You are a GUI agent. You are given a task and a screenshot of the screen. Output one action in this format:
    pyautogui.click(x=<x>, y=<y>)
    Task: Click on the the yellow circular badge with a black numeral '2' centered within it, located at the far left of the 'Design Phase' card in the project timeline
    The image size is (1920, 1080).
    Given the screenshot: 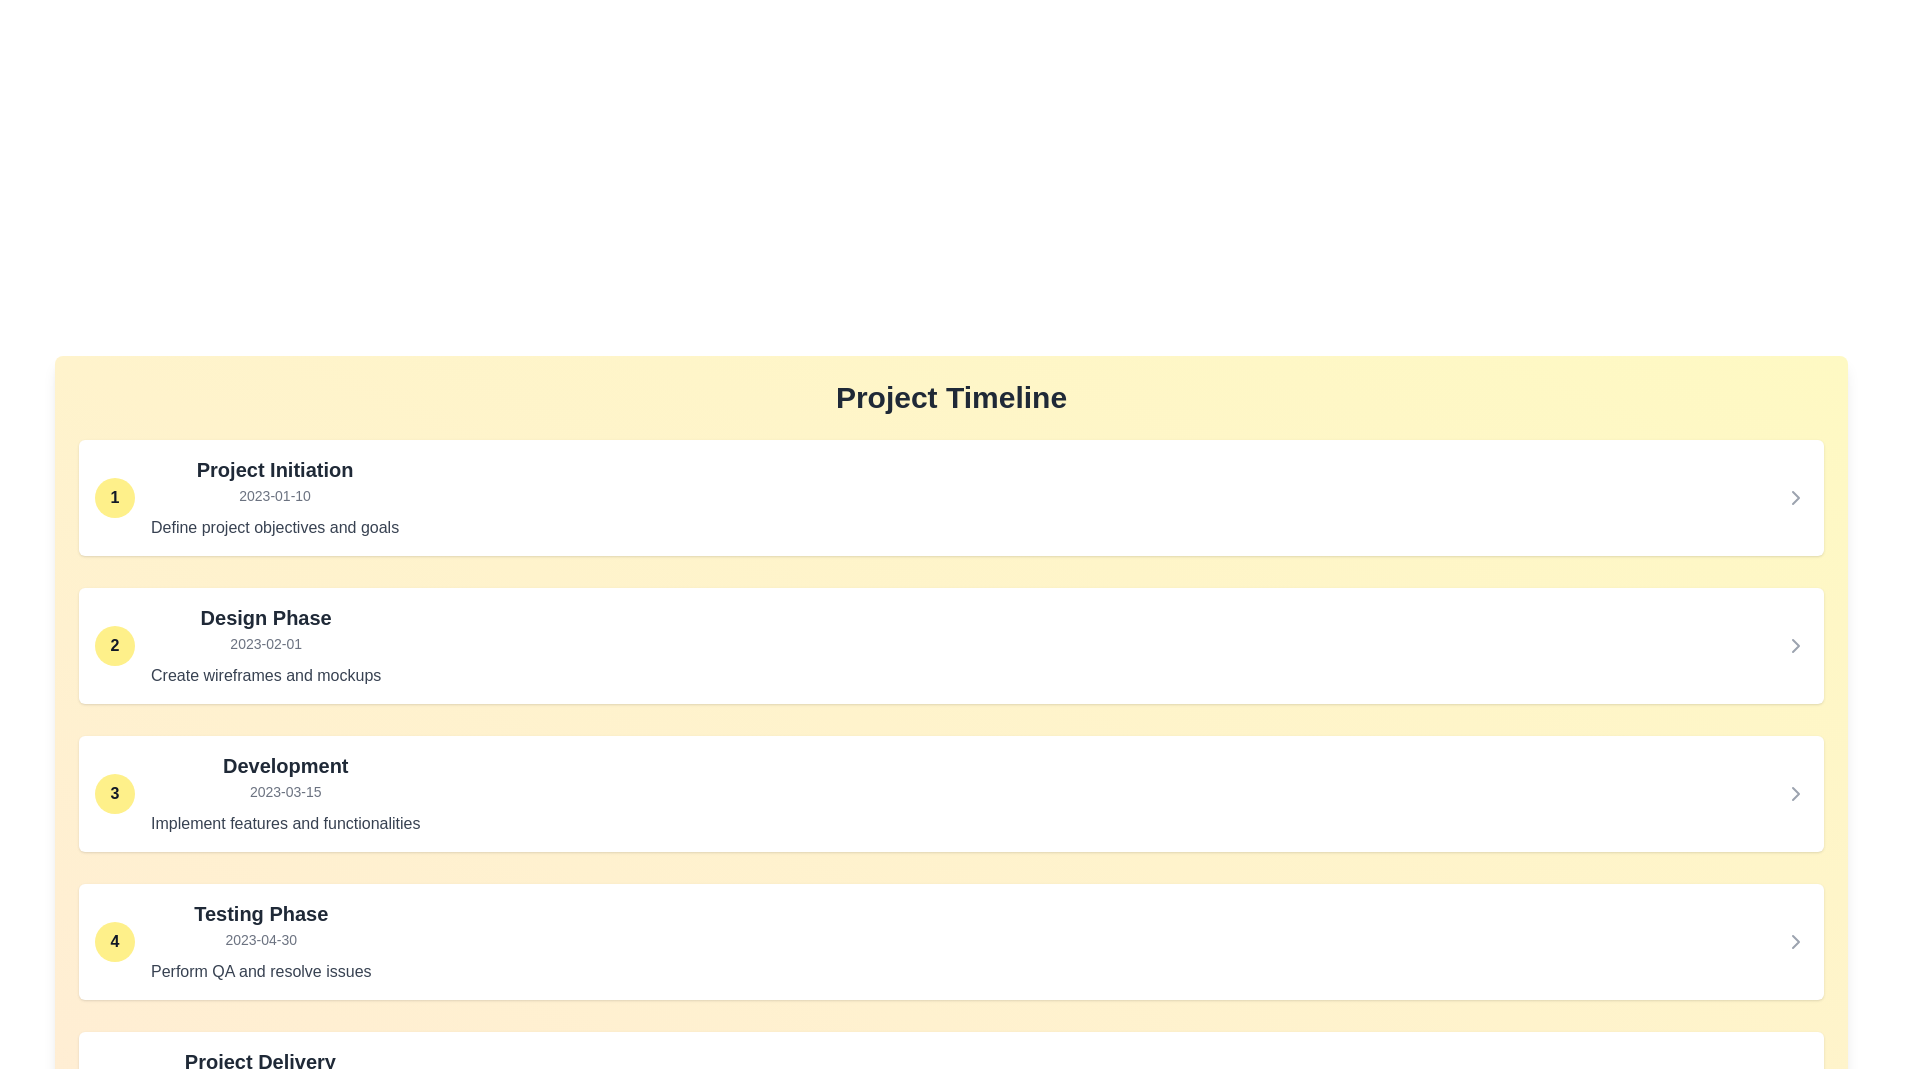 What is the action you would take?
    pyautogui.click(x=114, y=645)
    